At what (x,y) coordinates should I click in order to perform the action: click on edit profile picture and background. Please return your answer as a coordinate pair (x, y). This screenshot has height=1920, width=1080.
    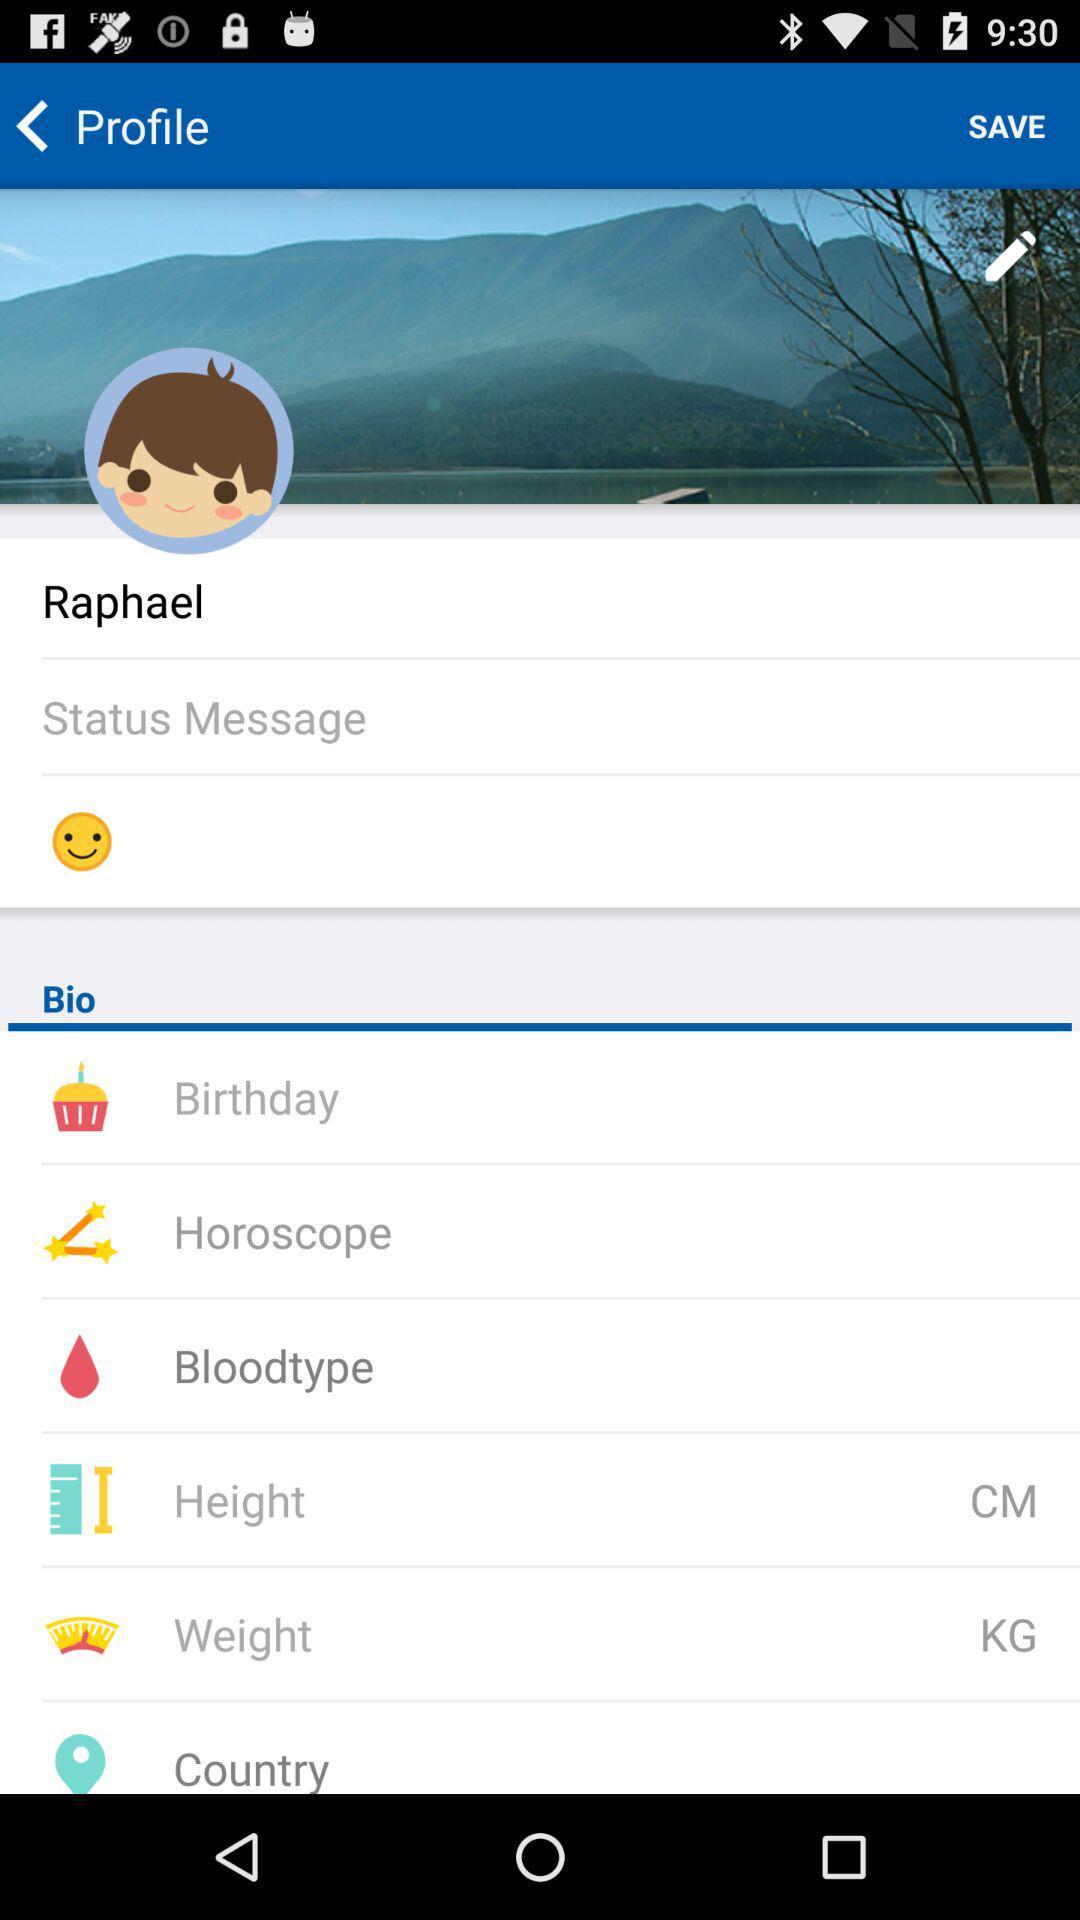
    Looking at the image, I should click on (540, 346).